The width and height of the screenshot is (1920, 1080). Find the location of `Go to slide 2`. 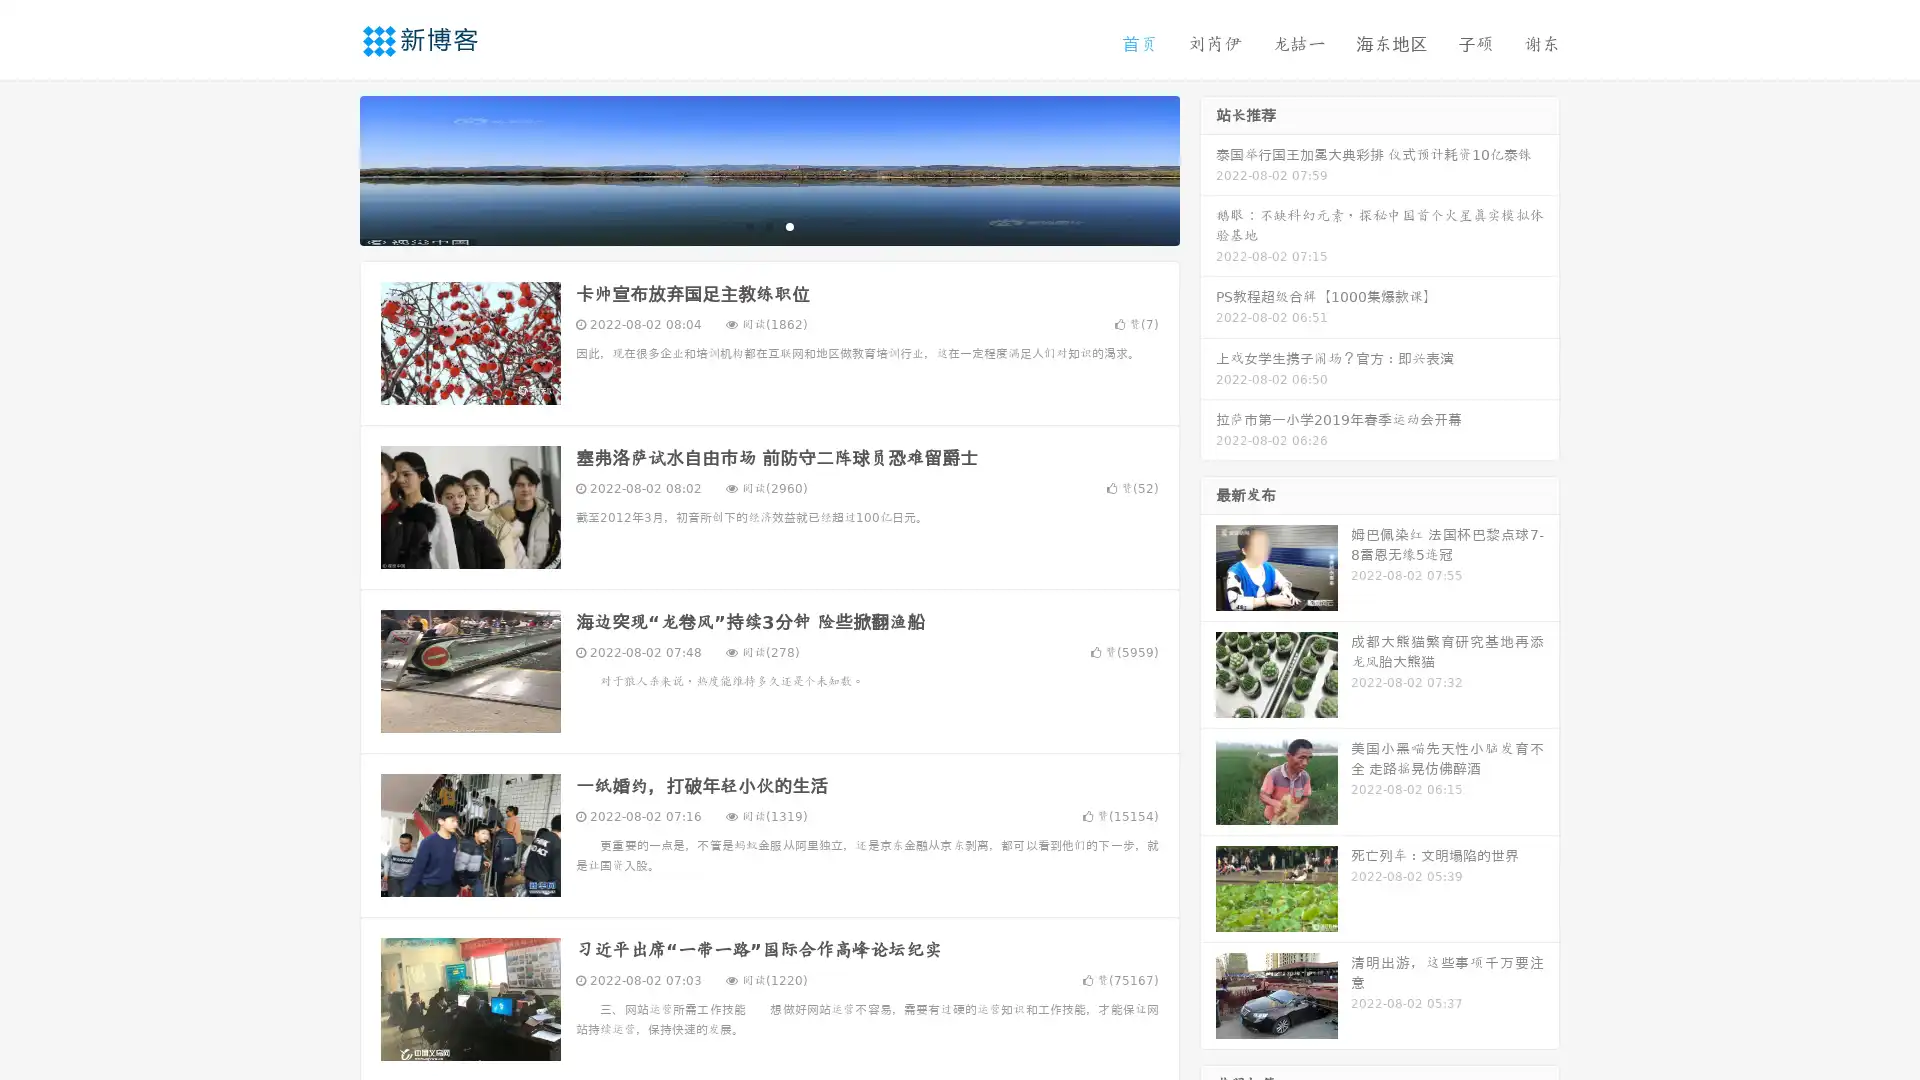

Go to slide 2 is located at coordinates (768, 225).